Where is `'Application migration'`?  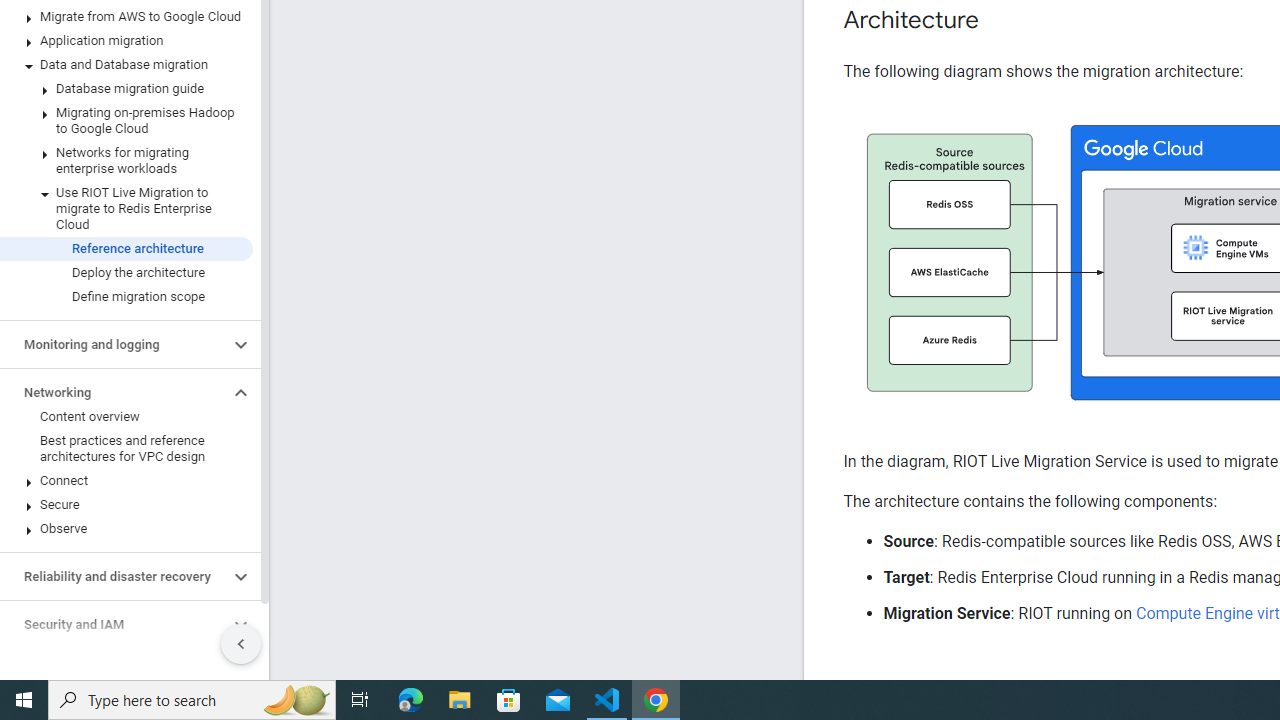
'Application migration' is located at coordinates (125, 41).